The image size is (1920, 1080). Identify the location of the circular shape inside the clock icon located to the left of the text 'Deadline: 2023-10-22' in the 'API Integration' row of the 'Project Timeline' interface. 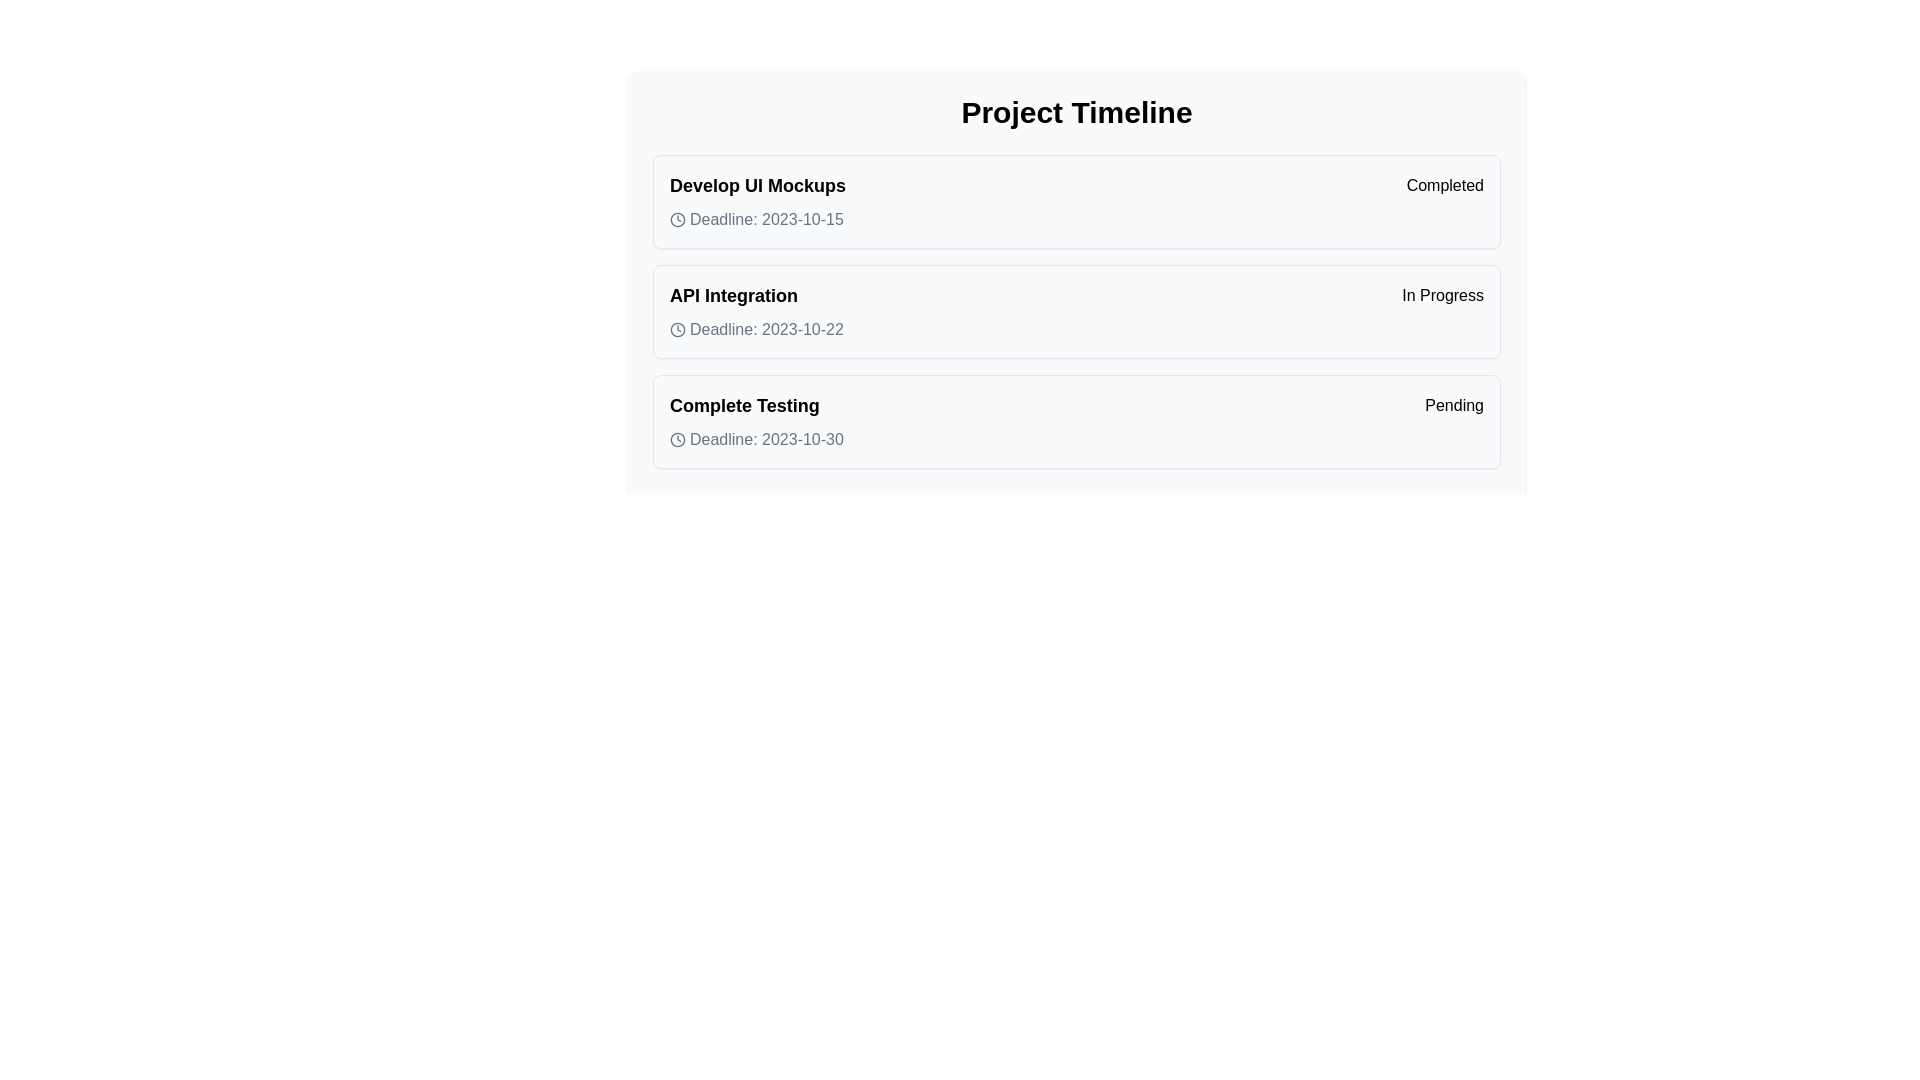
(677, 329).